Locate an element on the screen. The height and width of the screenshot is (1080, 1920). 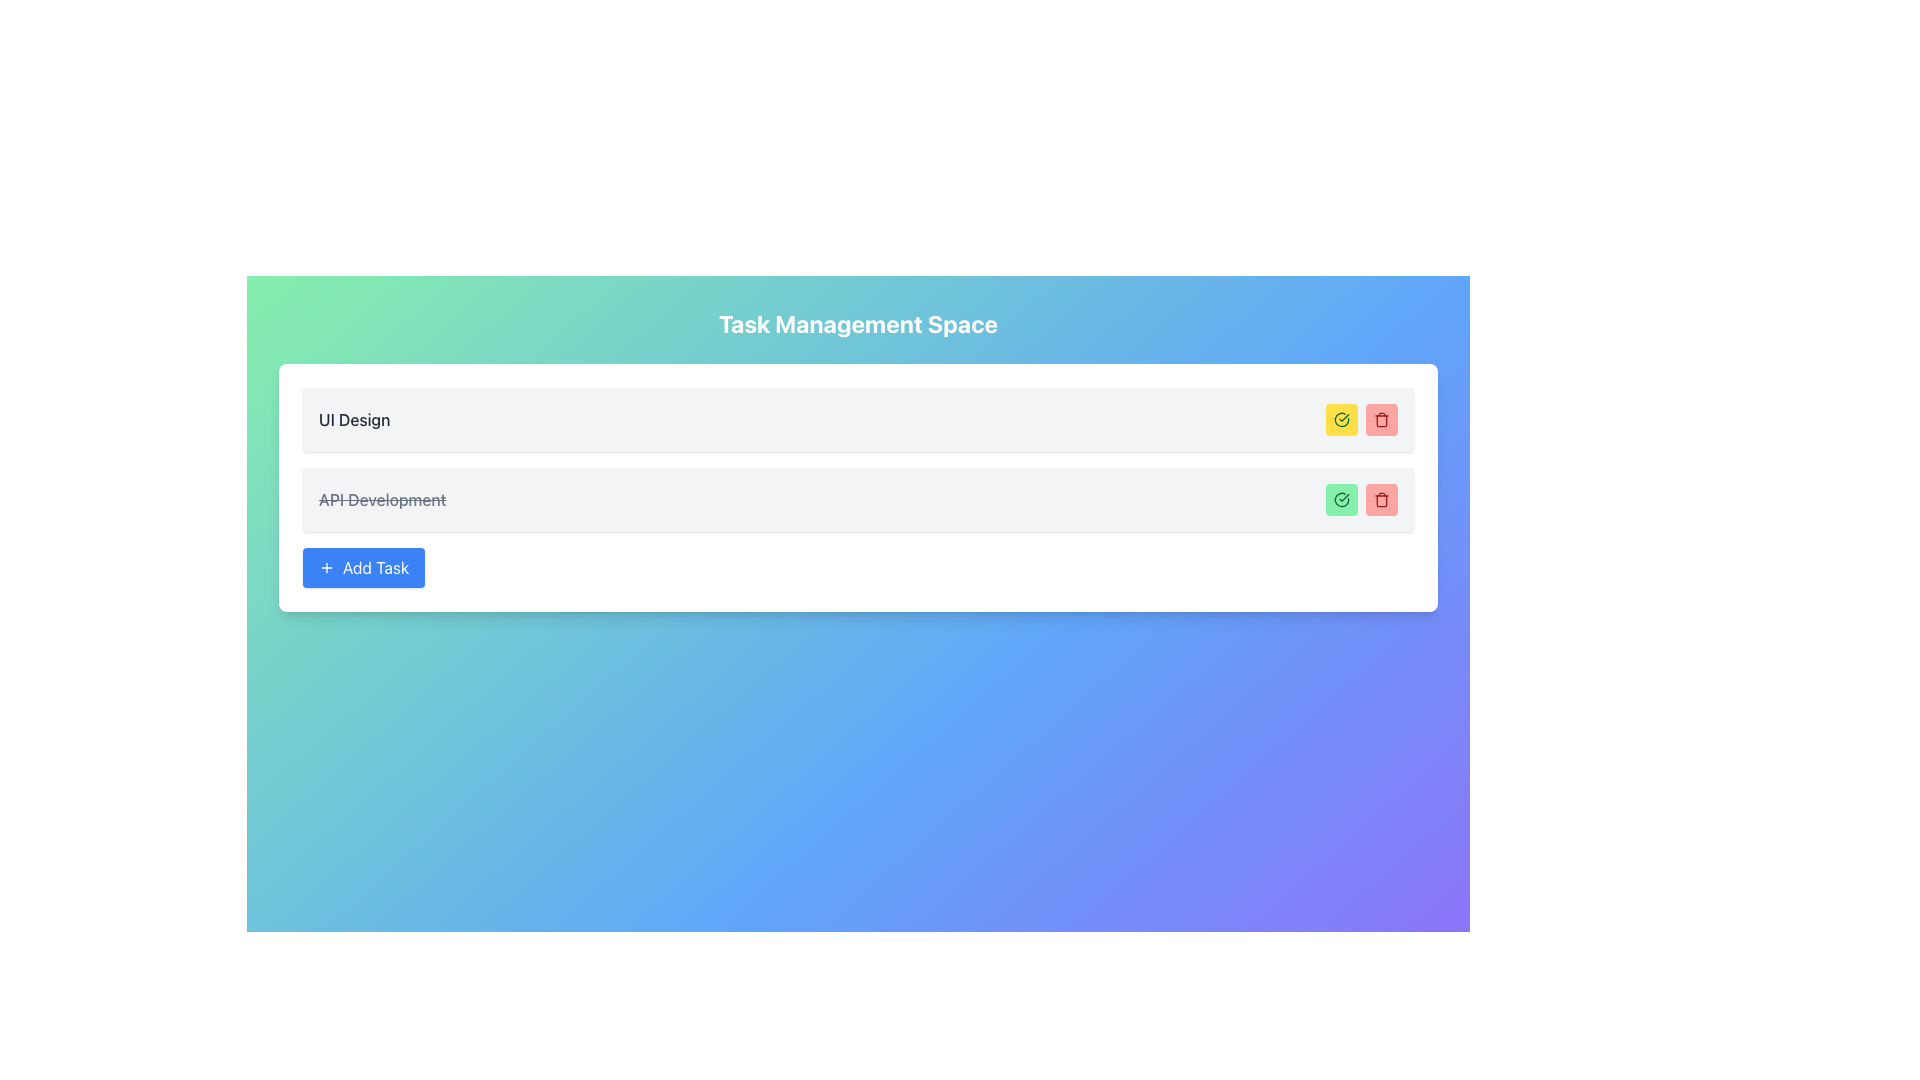
the completion icon next to the 'UI Design' text entry to indicate that the task is completed is located at coordinates (1342, 419).